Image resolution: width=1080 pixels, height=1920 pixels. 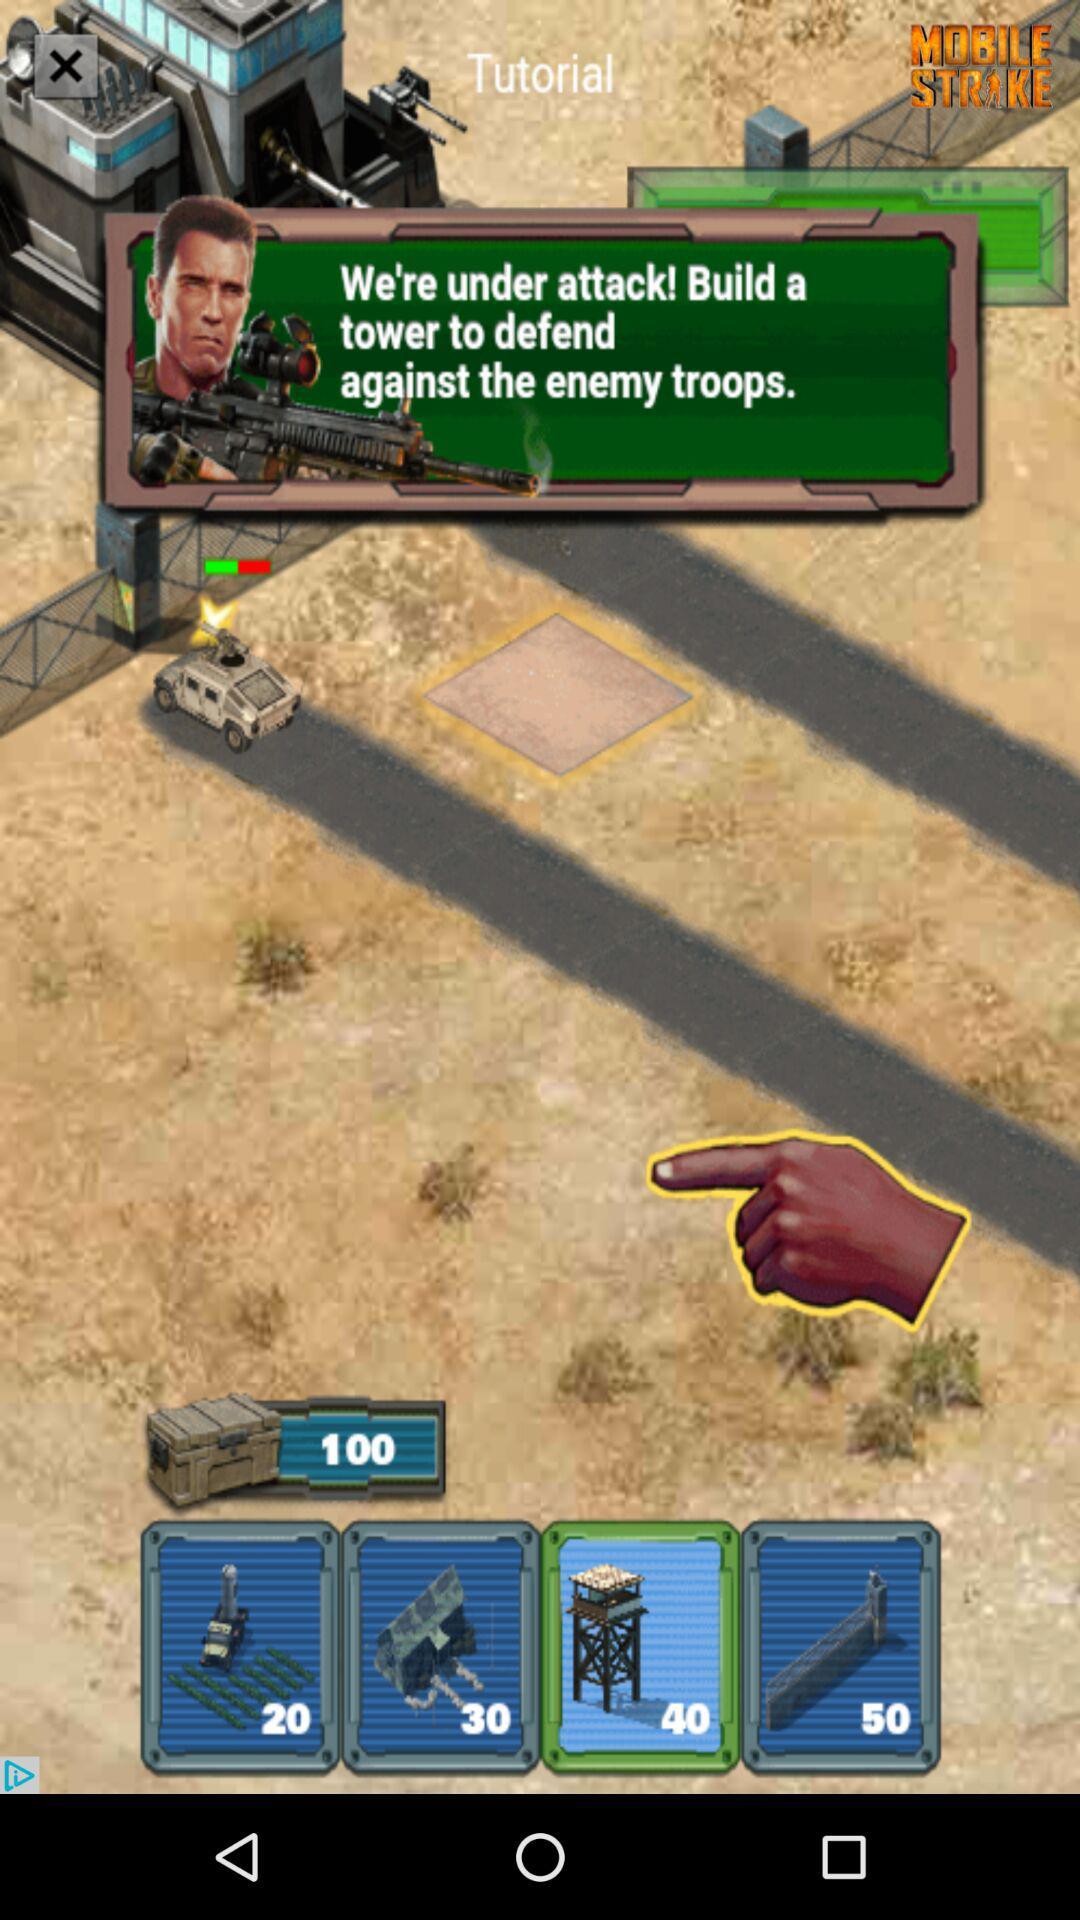 I want to click on the close icon, so click(x=64, y=70).